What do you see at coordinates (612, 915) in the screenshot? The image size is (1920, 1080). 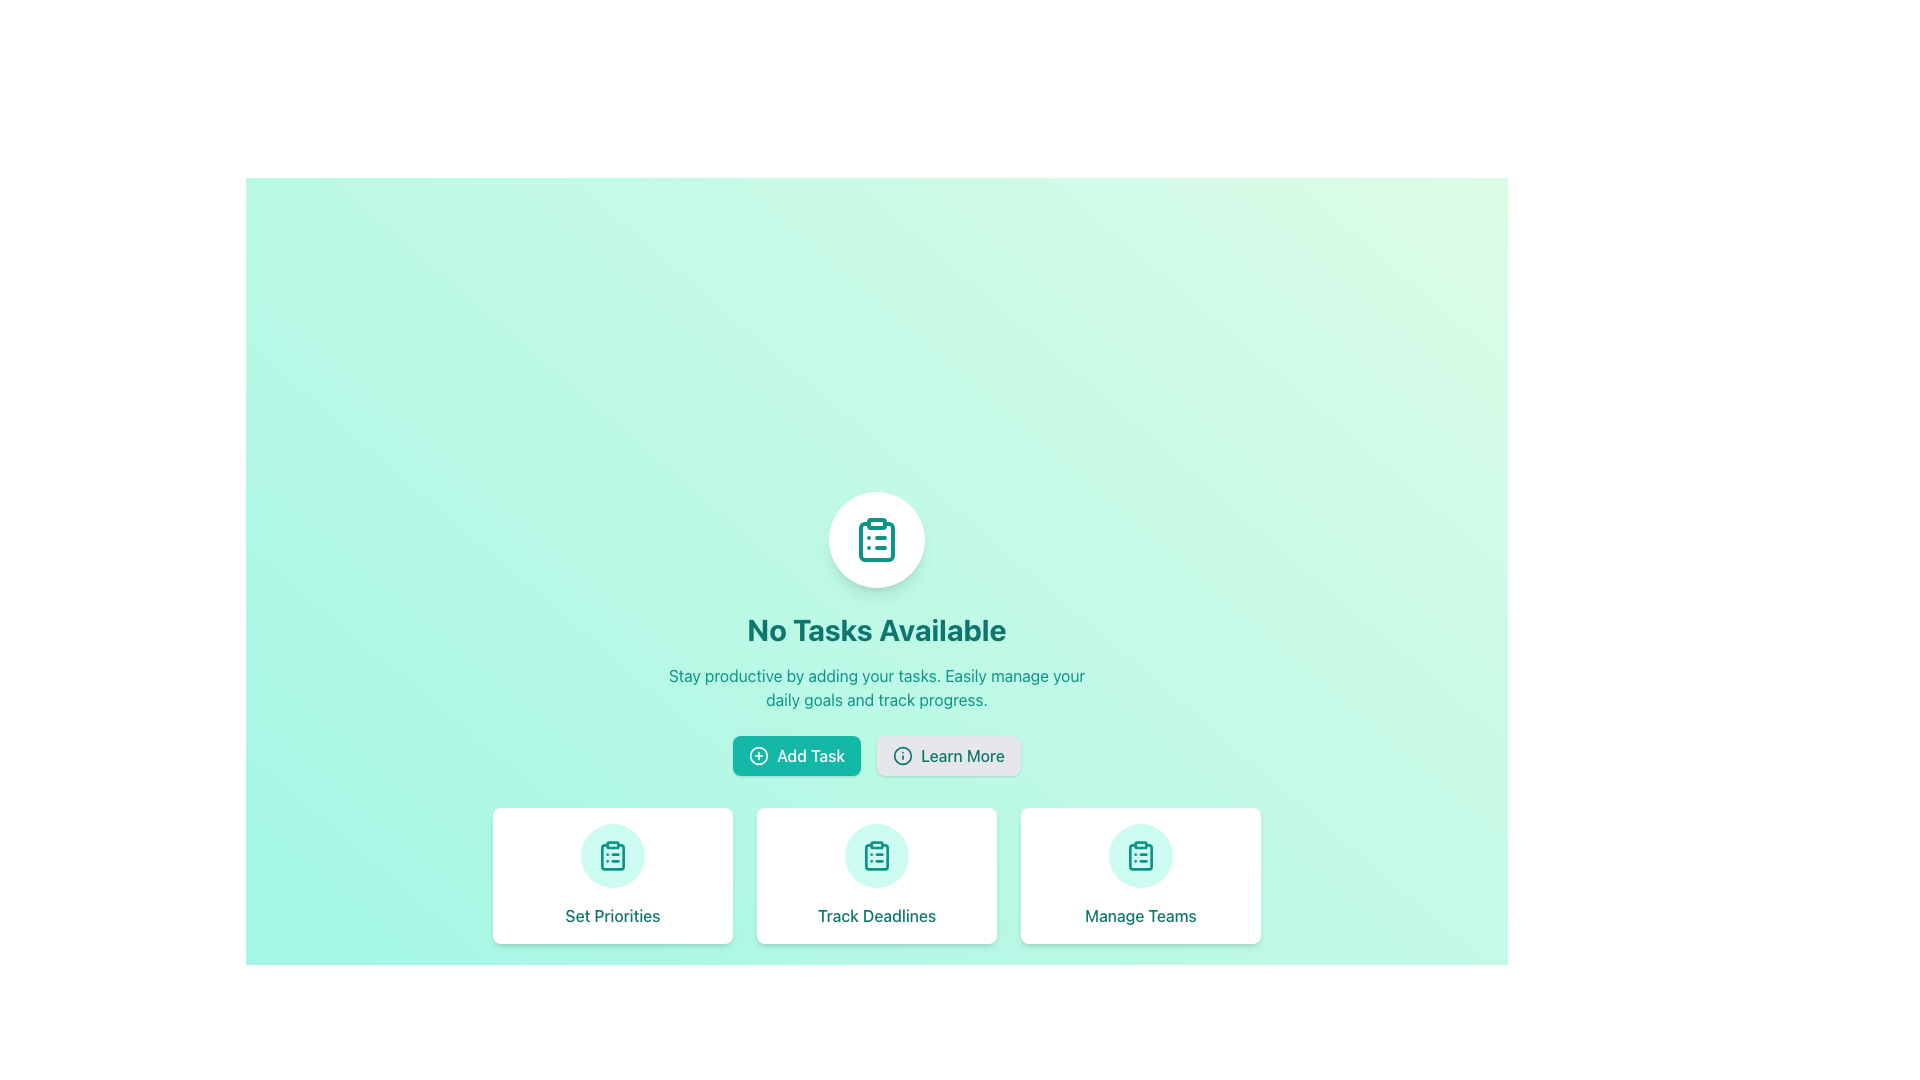 I see `the text label that states 'Set Priorities', which is styled with a teal color and located at the bottom-center of the first card, below a teal clipboard icon` at bounding box center [612, 915].